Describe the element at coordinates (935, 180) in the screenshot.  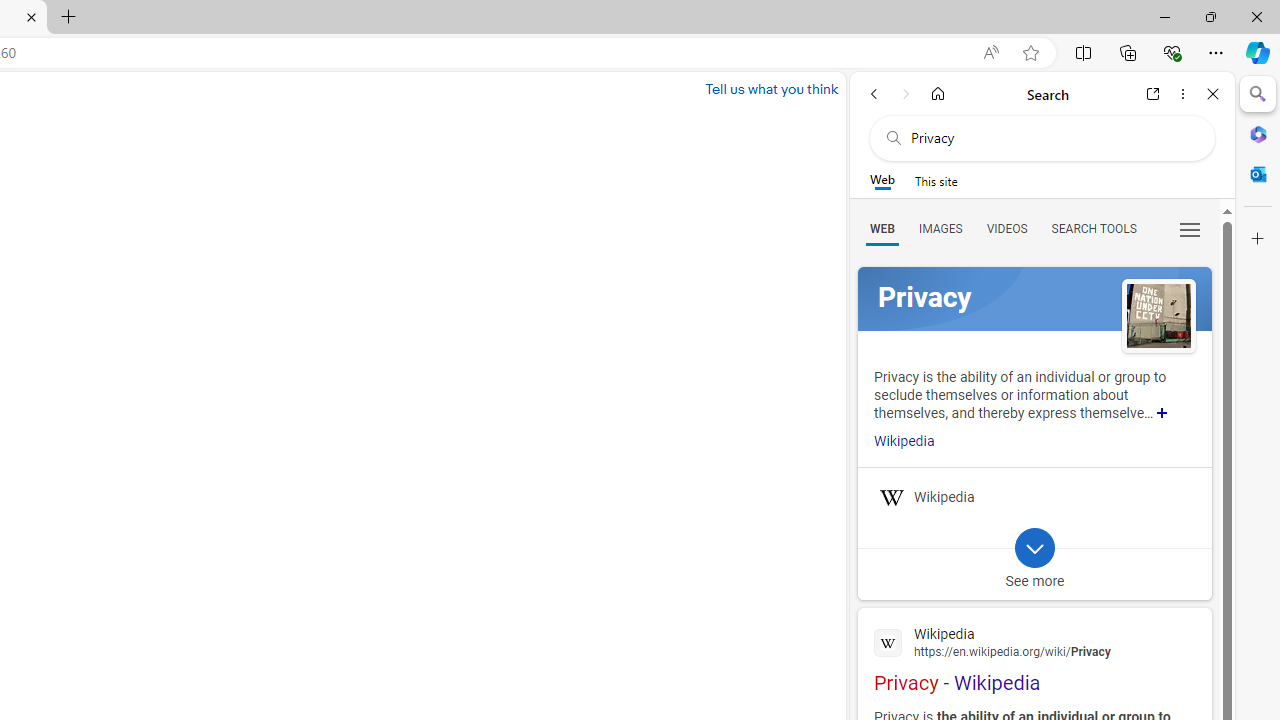
I see `'This site scope'` at that location.